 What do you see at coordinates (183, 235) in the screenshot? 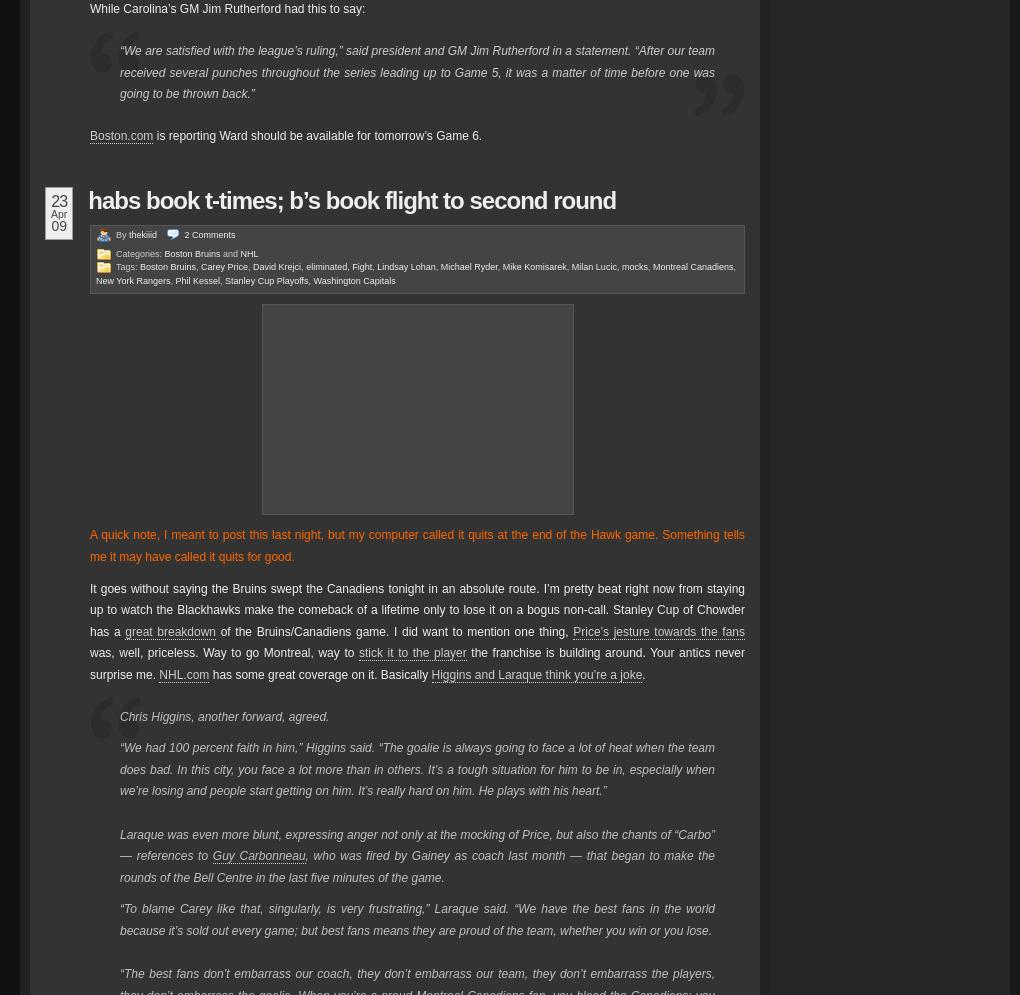
I see `'2'` at bounding box center [183, 235].